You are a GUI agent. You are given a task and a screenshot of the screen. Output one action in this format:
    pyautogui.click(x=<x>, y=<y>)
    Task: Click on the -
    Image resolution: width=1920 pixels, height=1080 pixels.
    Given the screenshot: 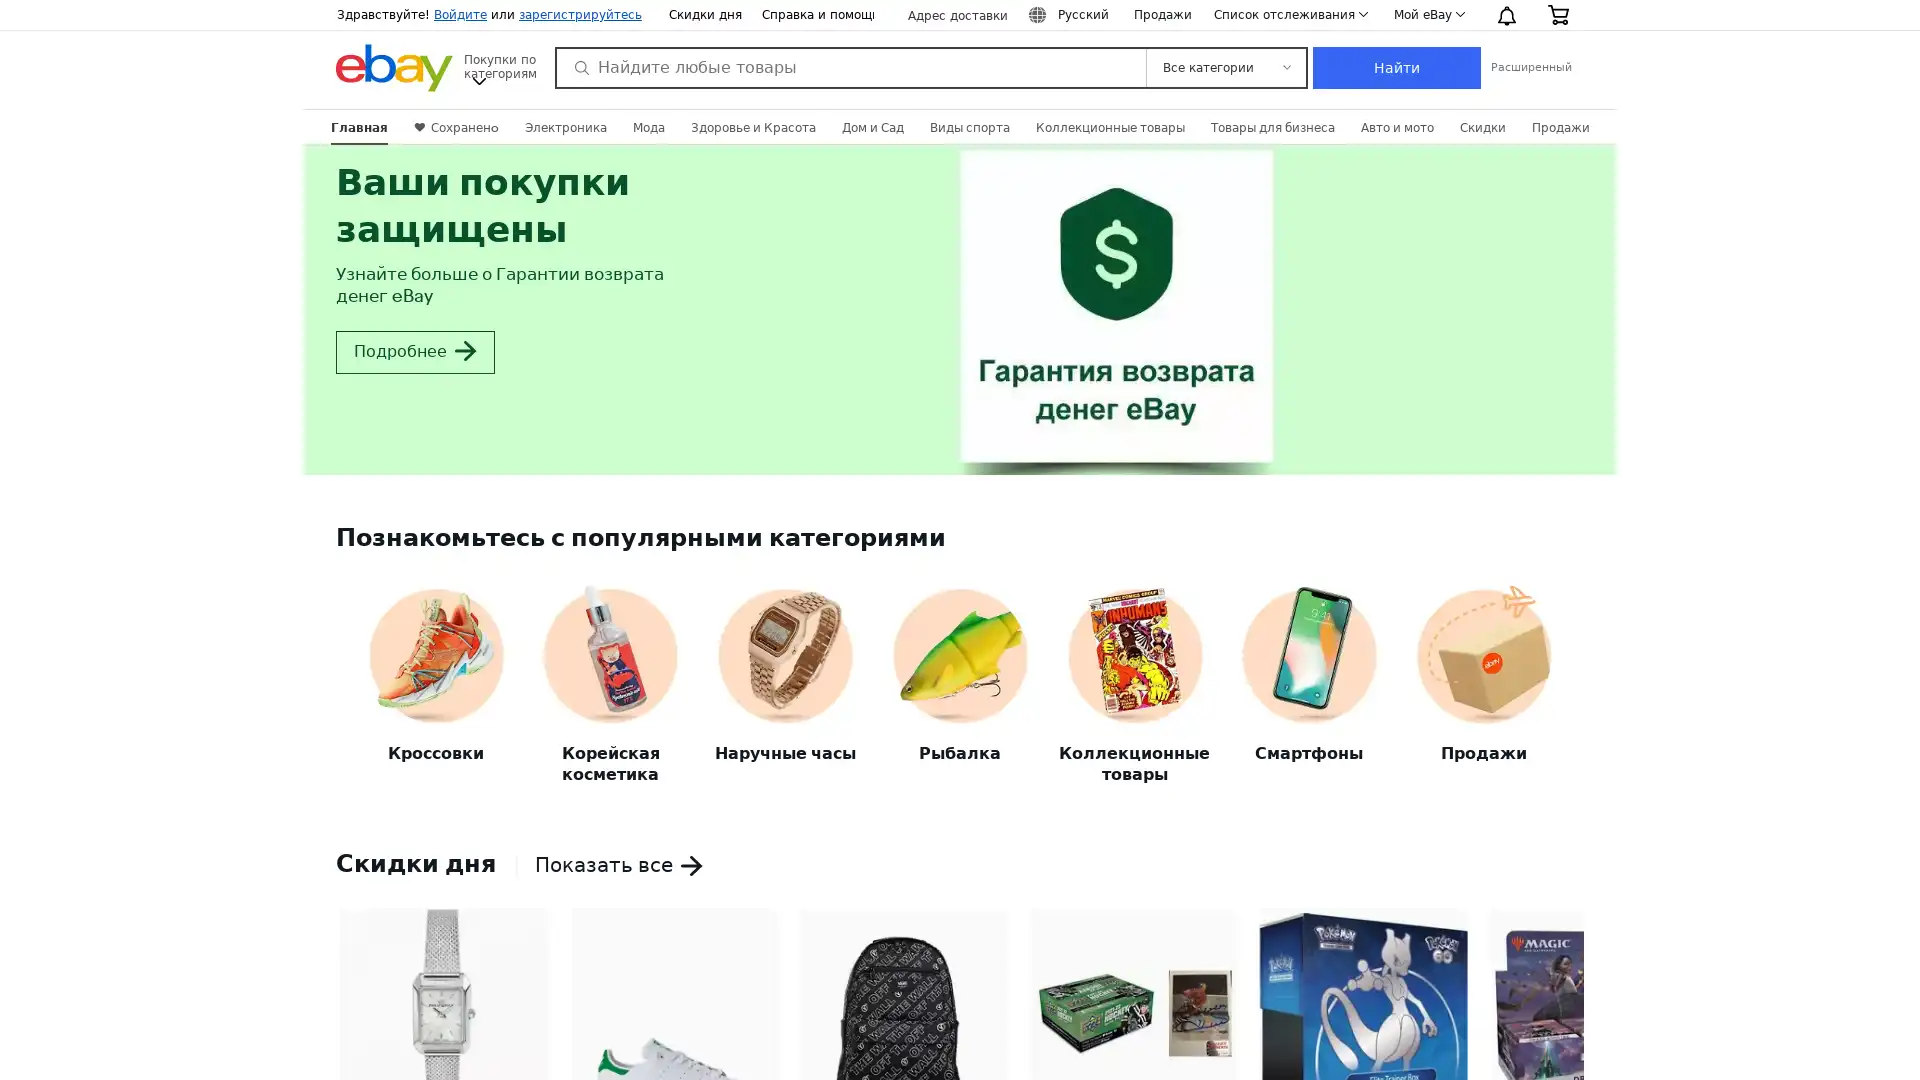 What is the action you would take?
    pyautogui.click(x=351, y=1039)
    